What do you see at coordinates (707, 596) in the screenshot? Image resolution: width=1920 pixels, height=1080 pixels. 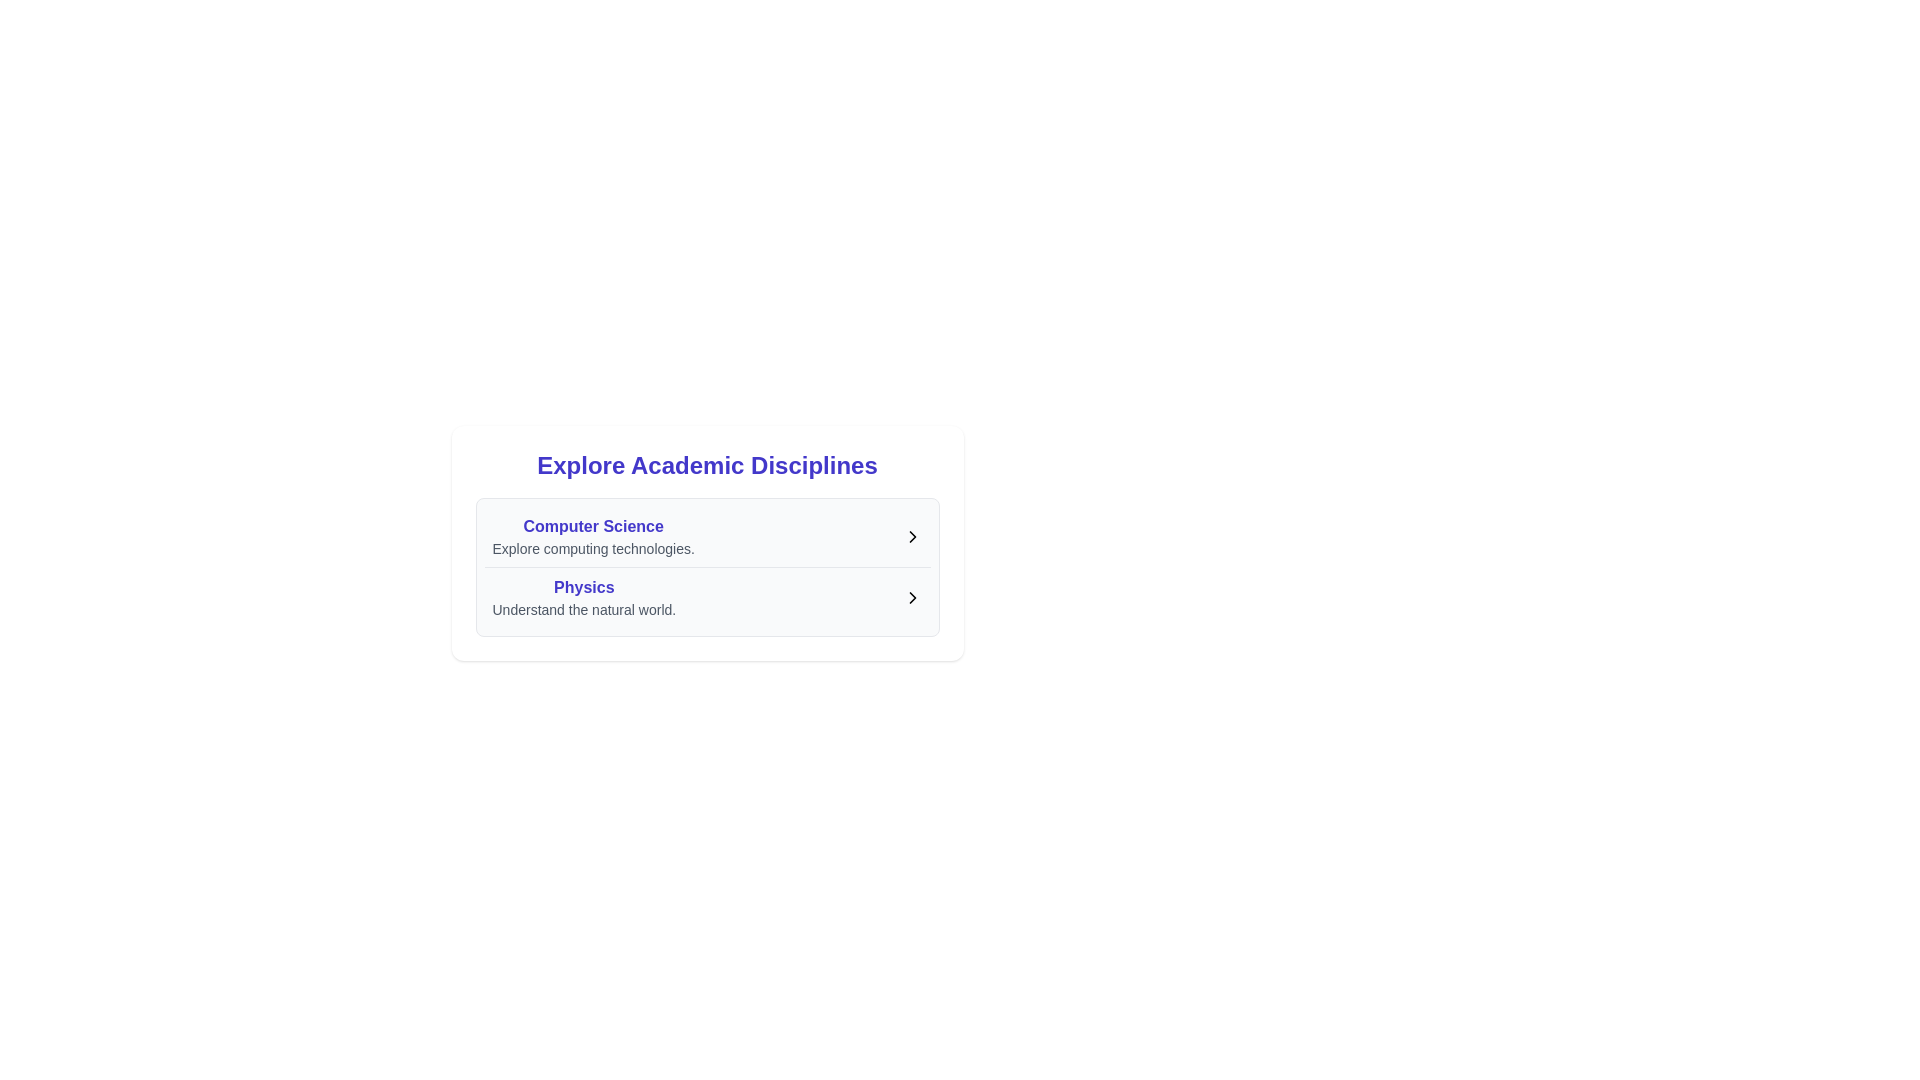 I see `the second list item in the 'Explore Academic Disciplines' panel` at bounding box center [707, 596].